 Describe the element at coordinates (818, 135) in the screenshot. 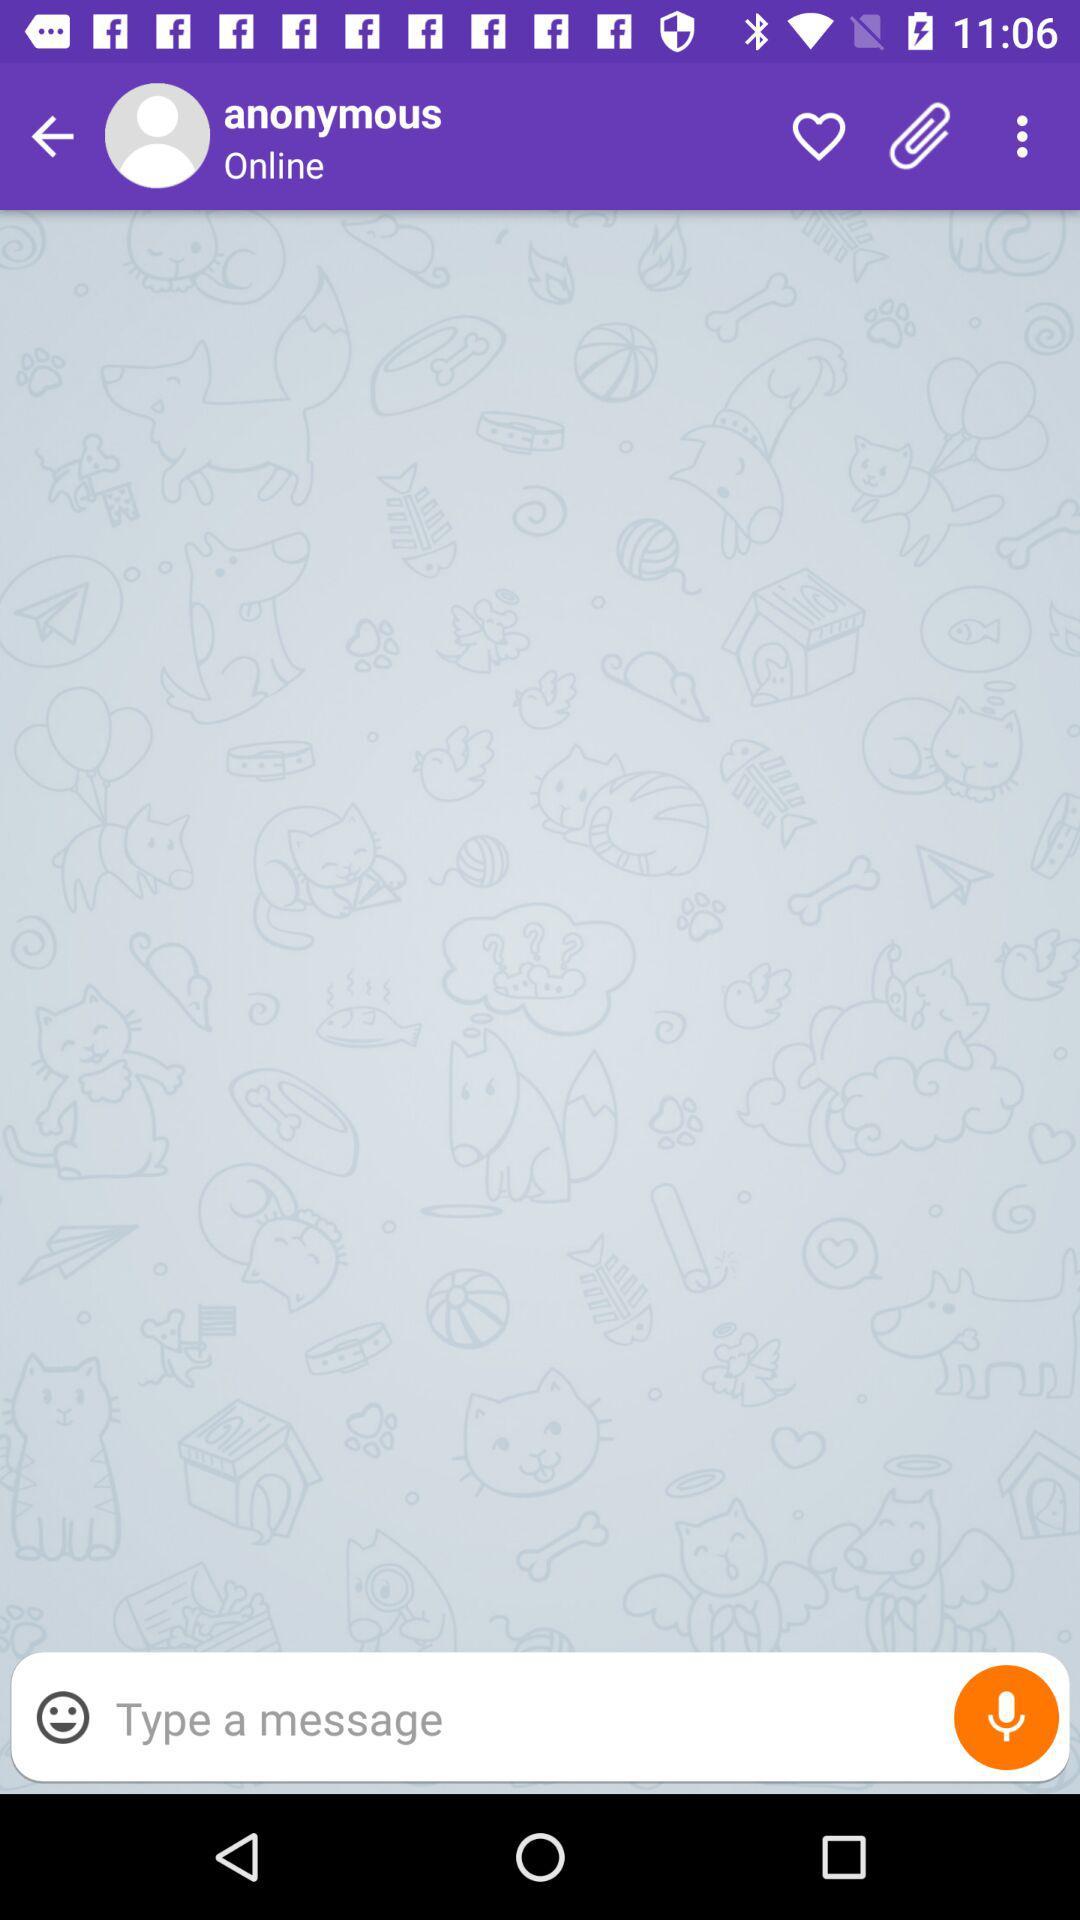

I see `icon to the right of the anonymous` at that location.